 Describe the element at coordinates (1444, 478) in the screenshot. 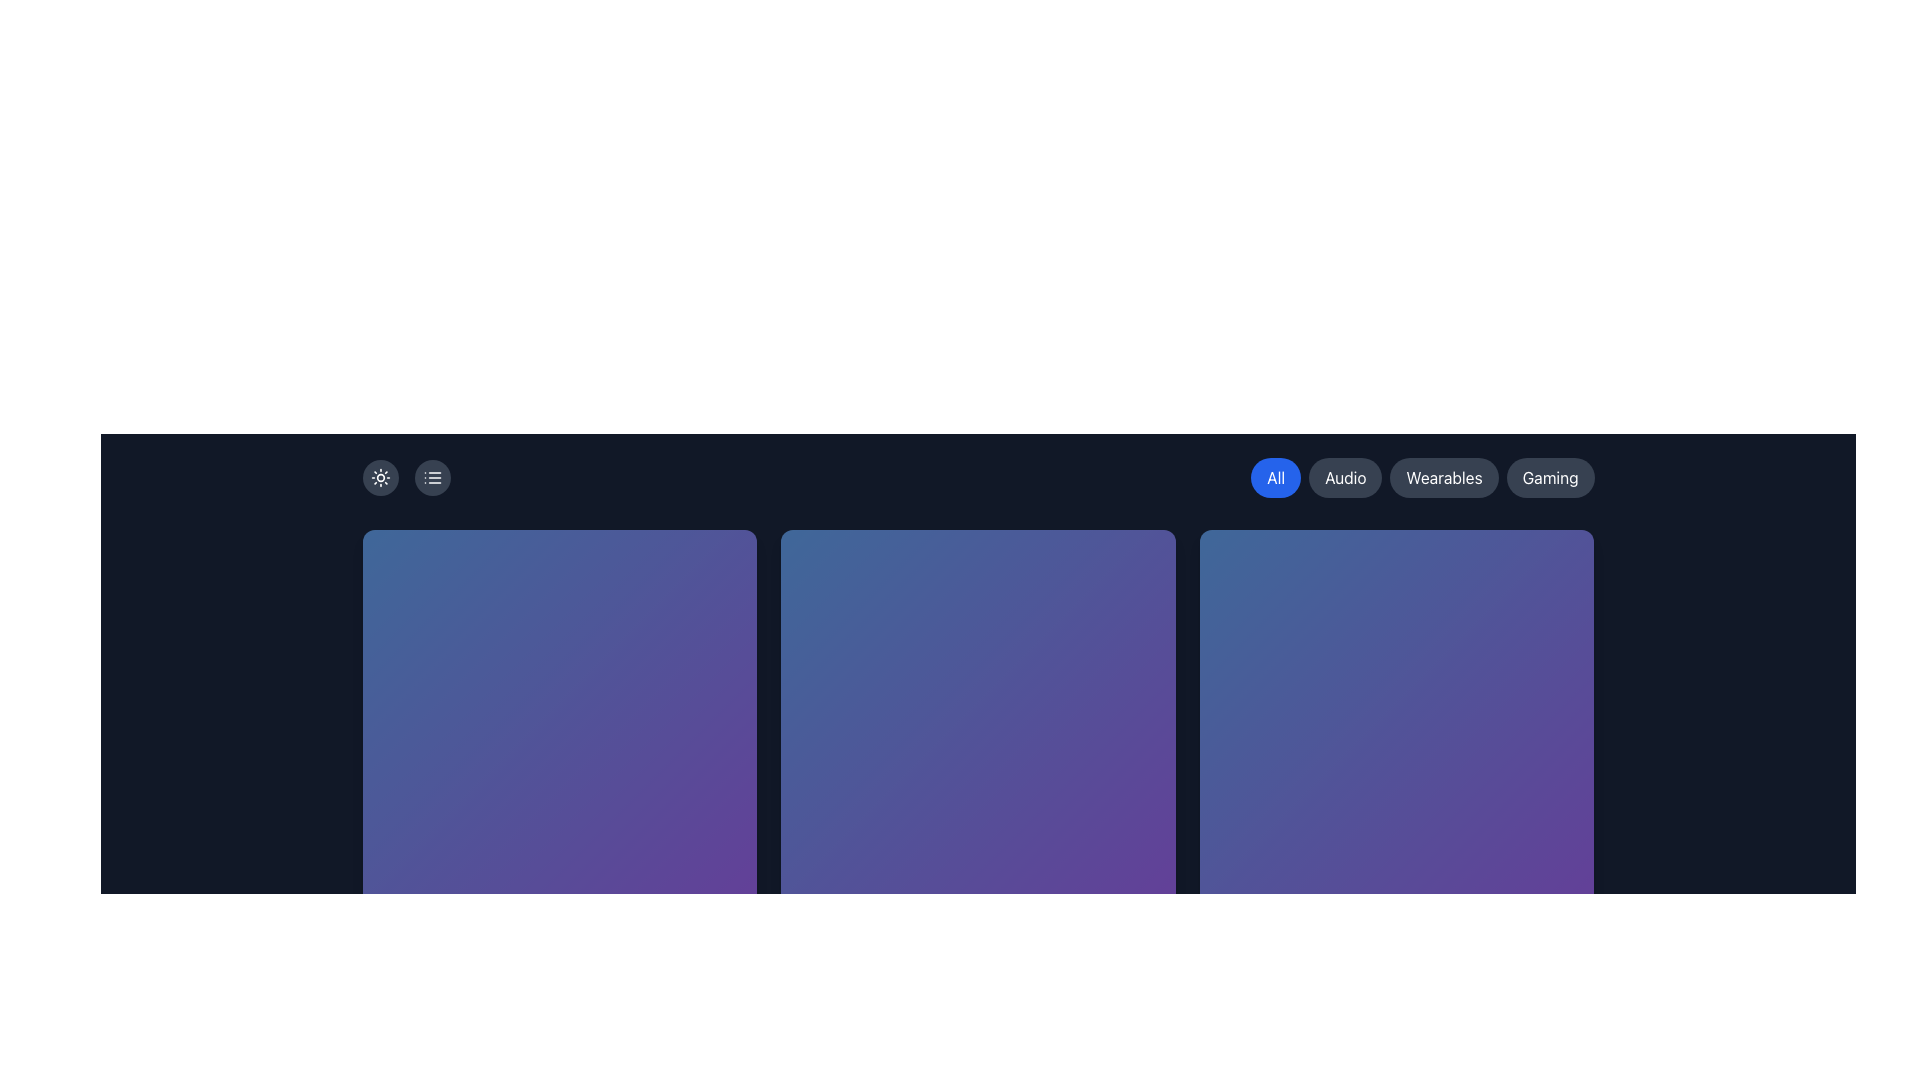

I see `the 'Wearables' button, which is the third button in a horizontal list` at that location.